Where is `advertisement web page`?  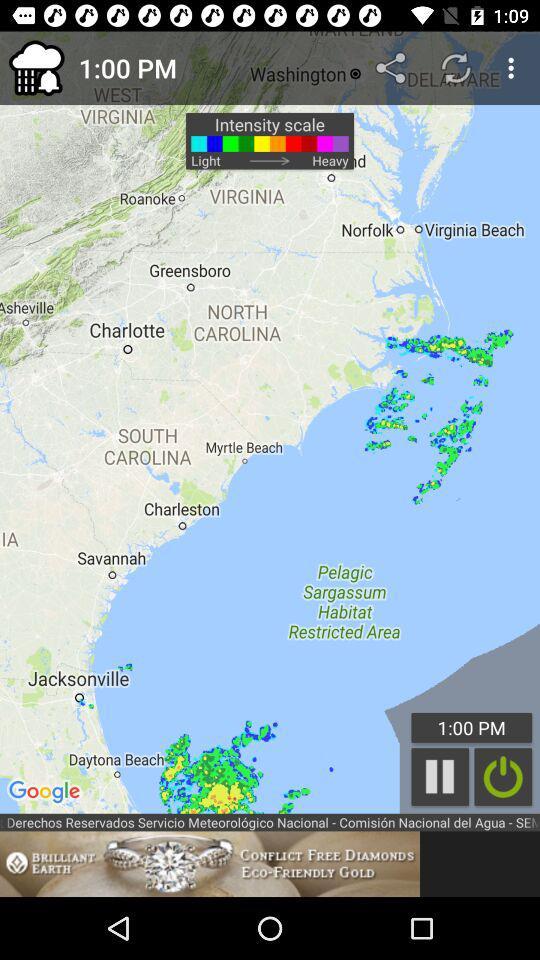 advertisement web page is located at coordinates (209, 863).